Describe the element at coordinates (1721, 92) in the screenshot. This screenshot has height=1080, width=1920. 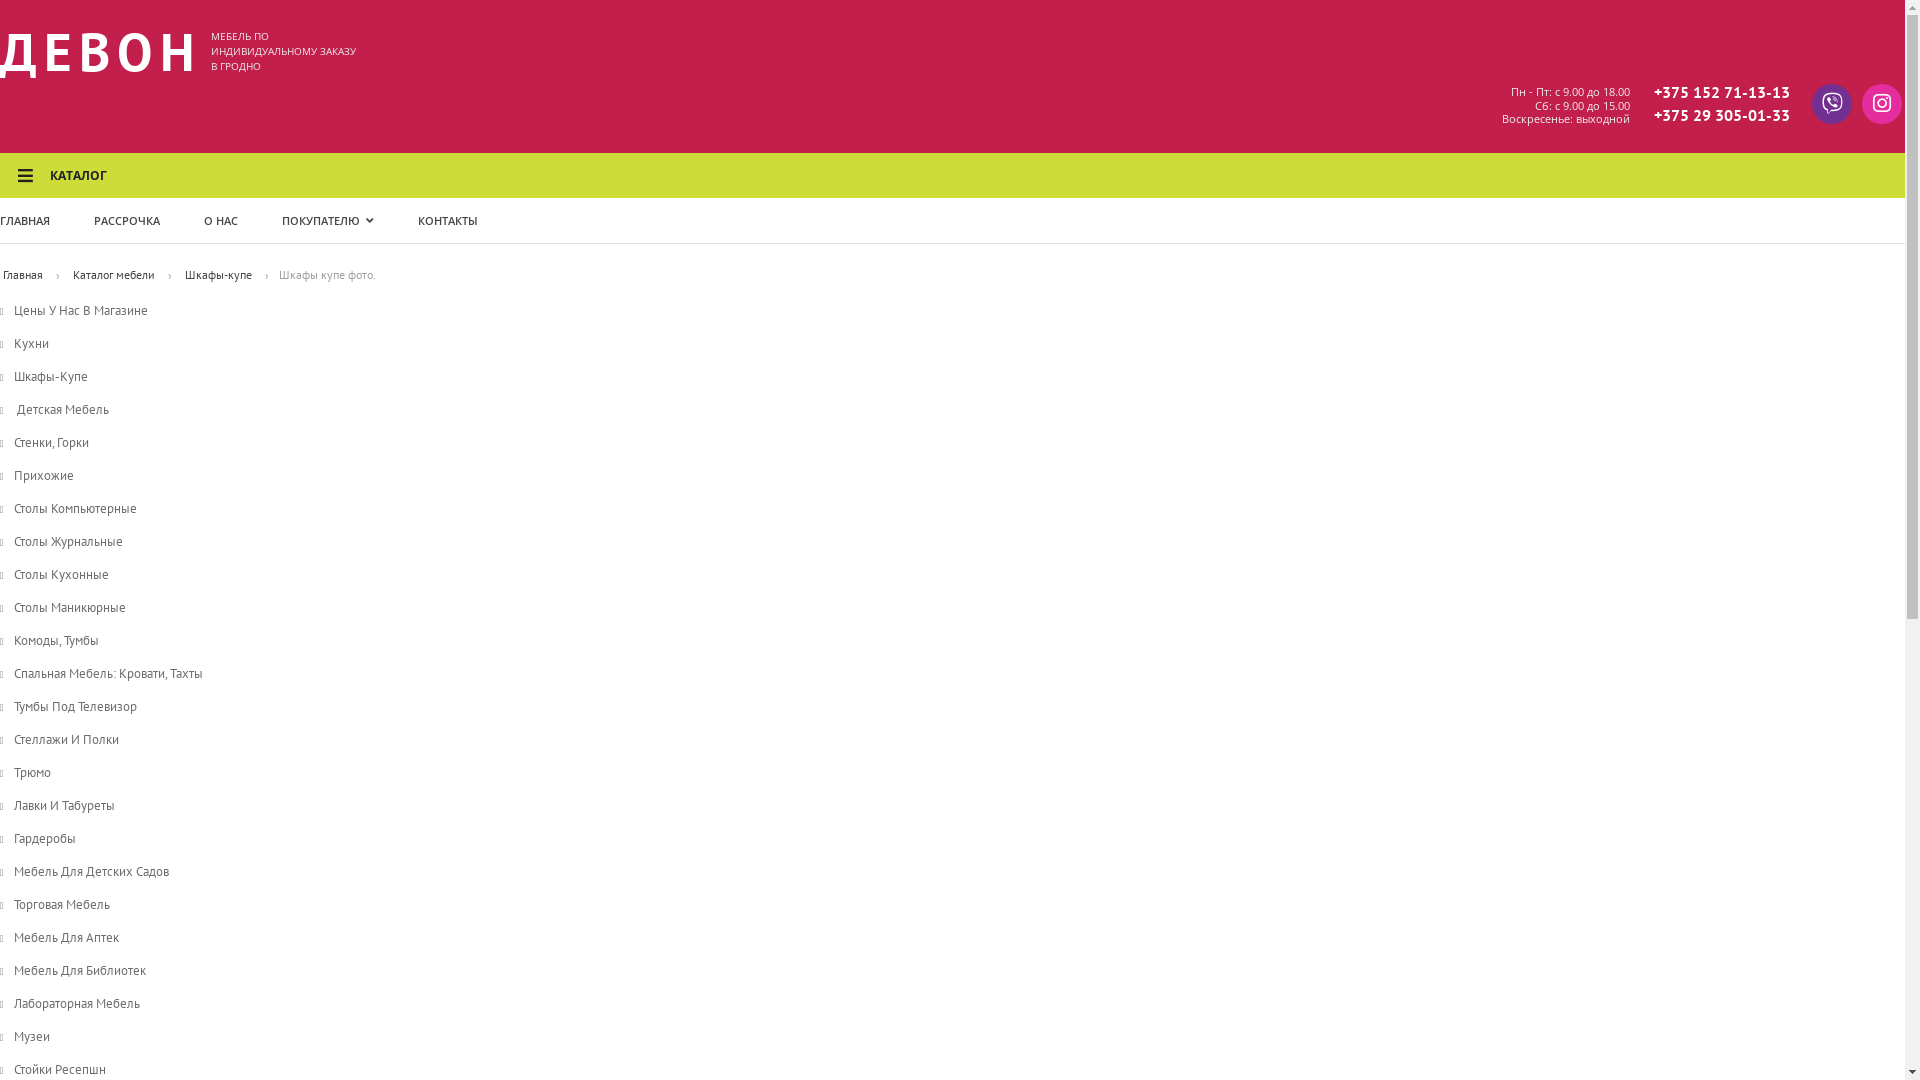
I see `'+375 152 71-13-13'` at that location.